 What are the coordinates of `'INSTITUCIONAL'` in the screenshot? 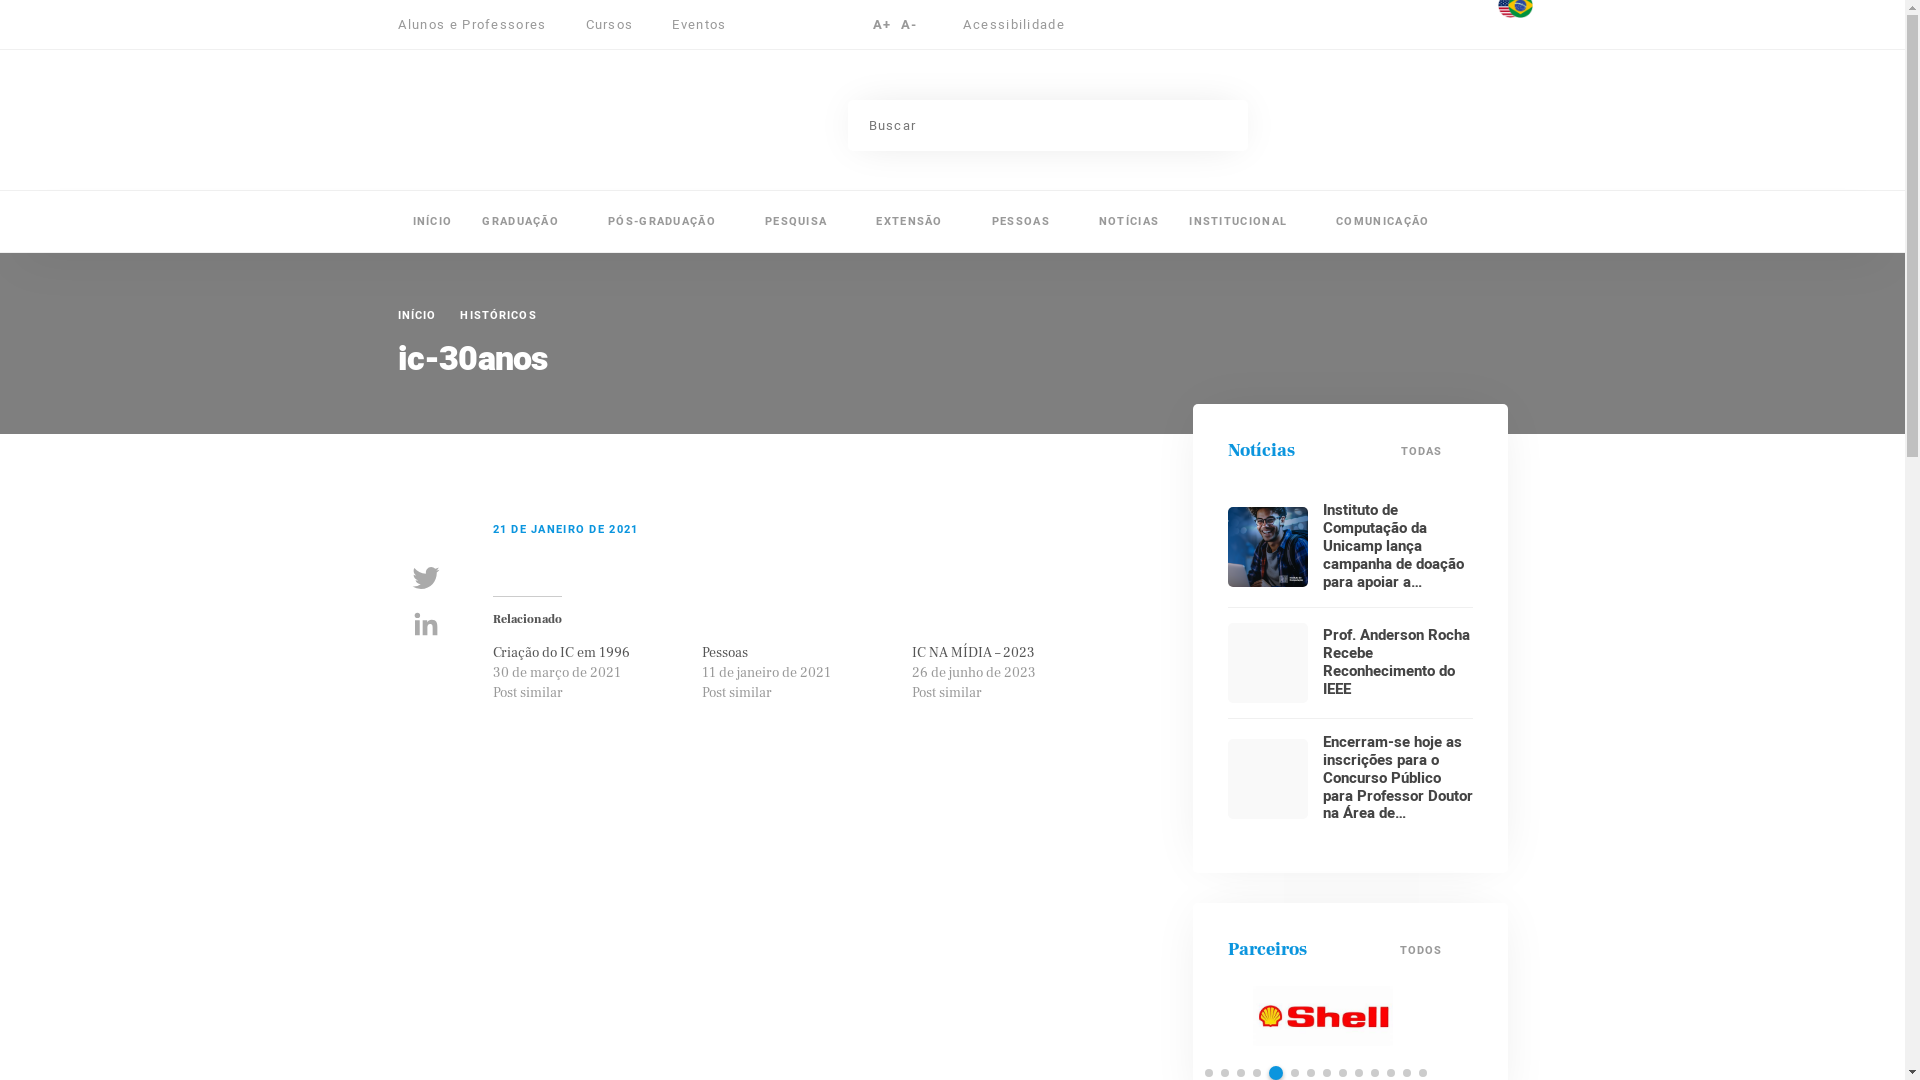 It's located at (1246, 221).